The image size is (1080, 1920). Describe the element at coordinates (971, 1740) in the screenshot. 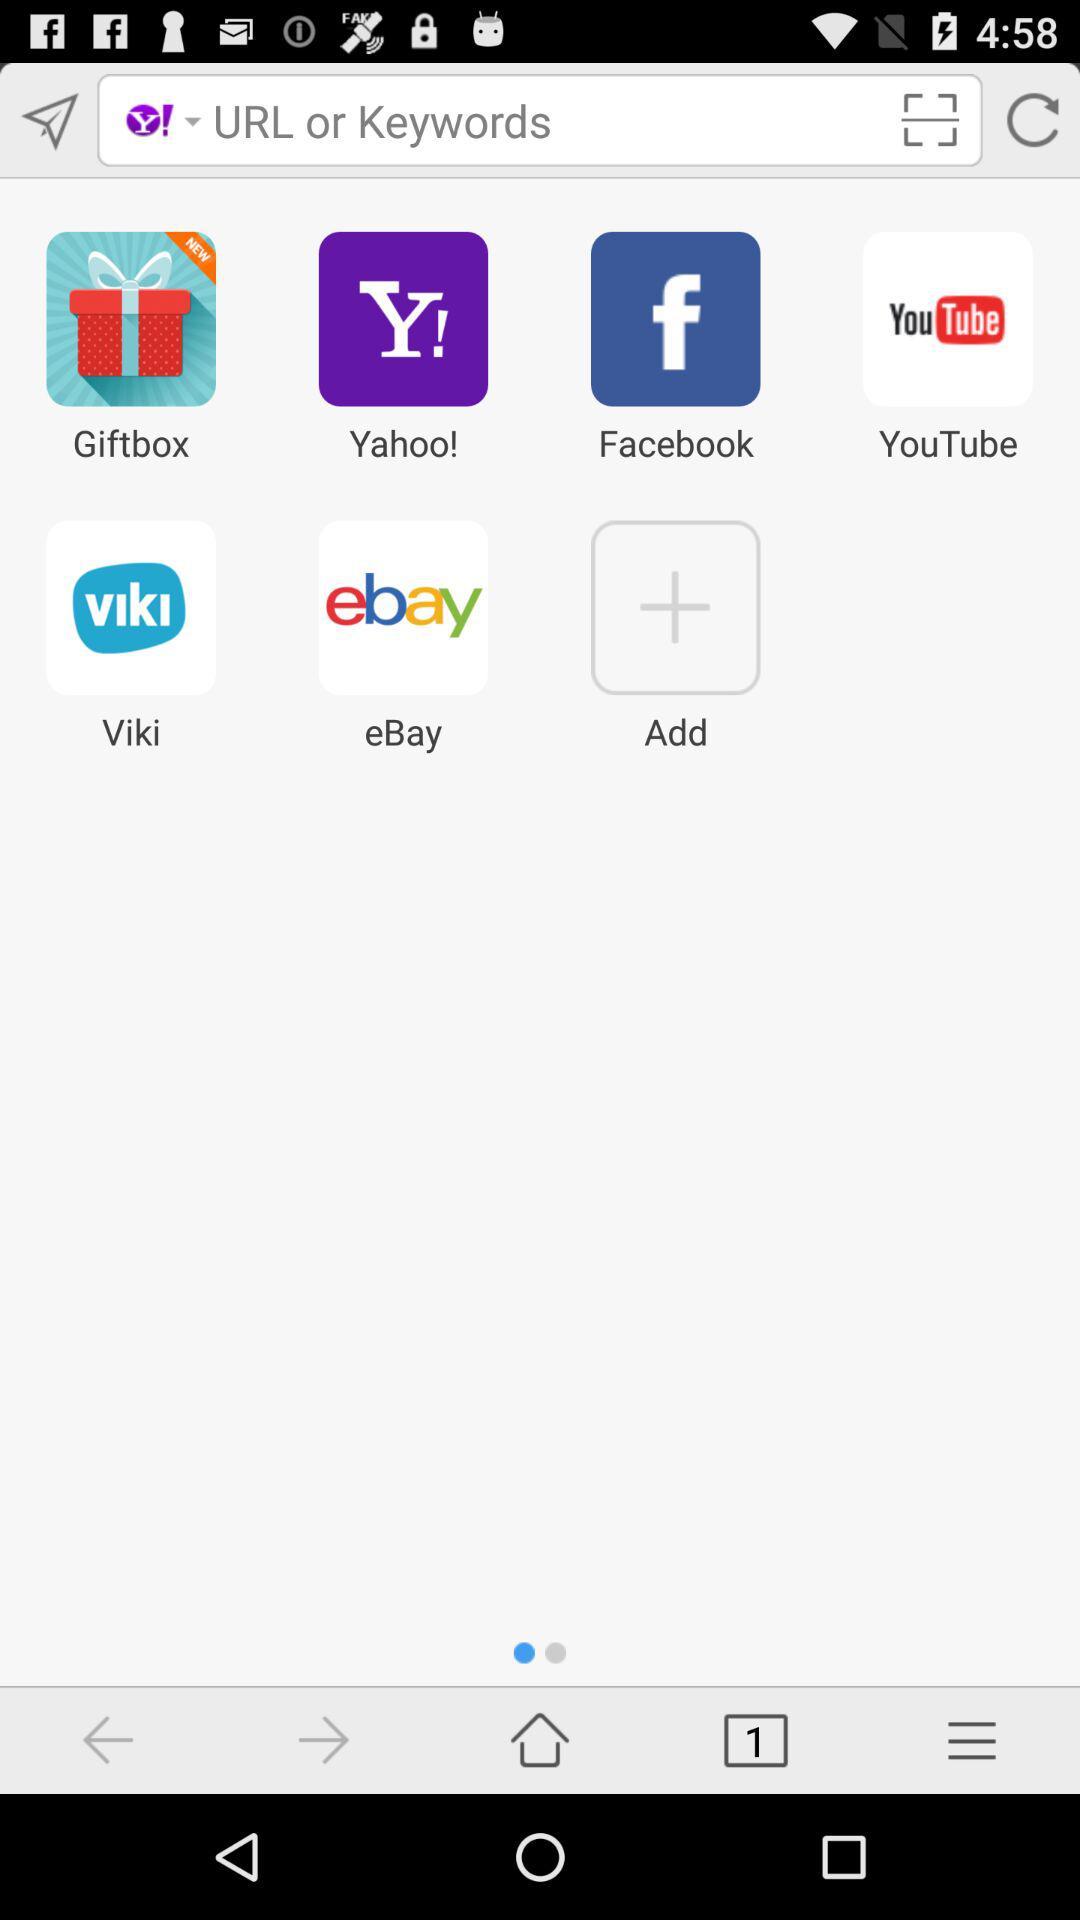

I see `more options` at that location.